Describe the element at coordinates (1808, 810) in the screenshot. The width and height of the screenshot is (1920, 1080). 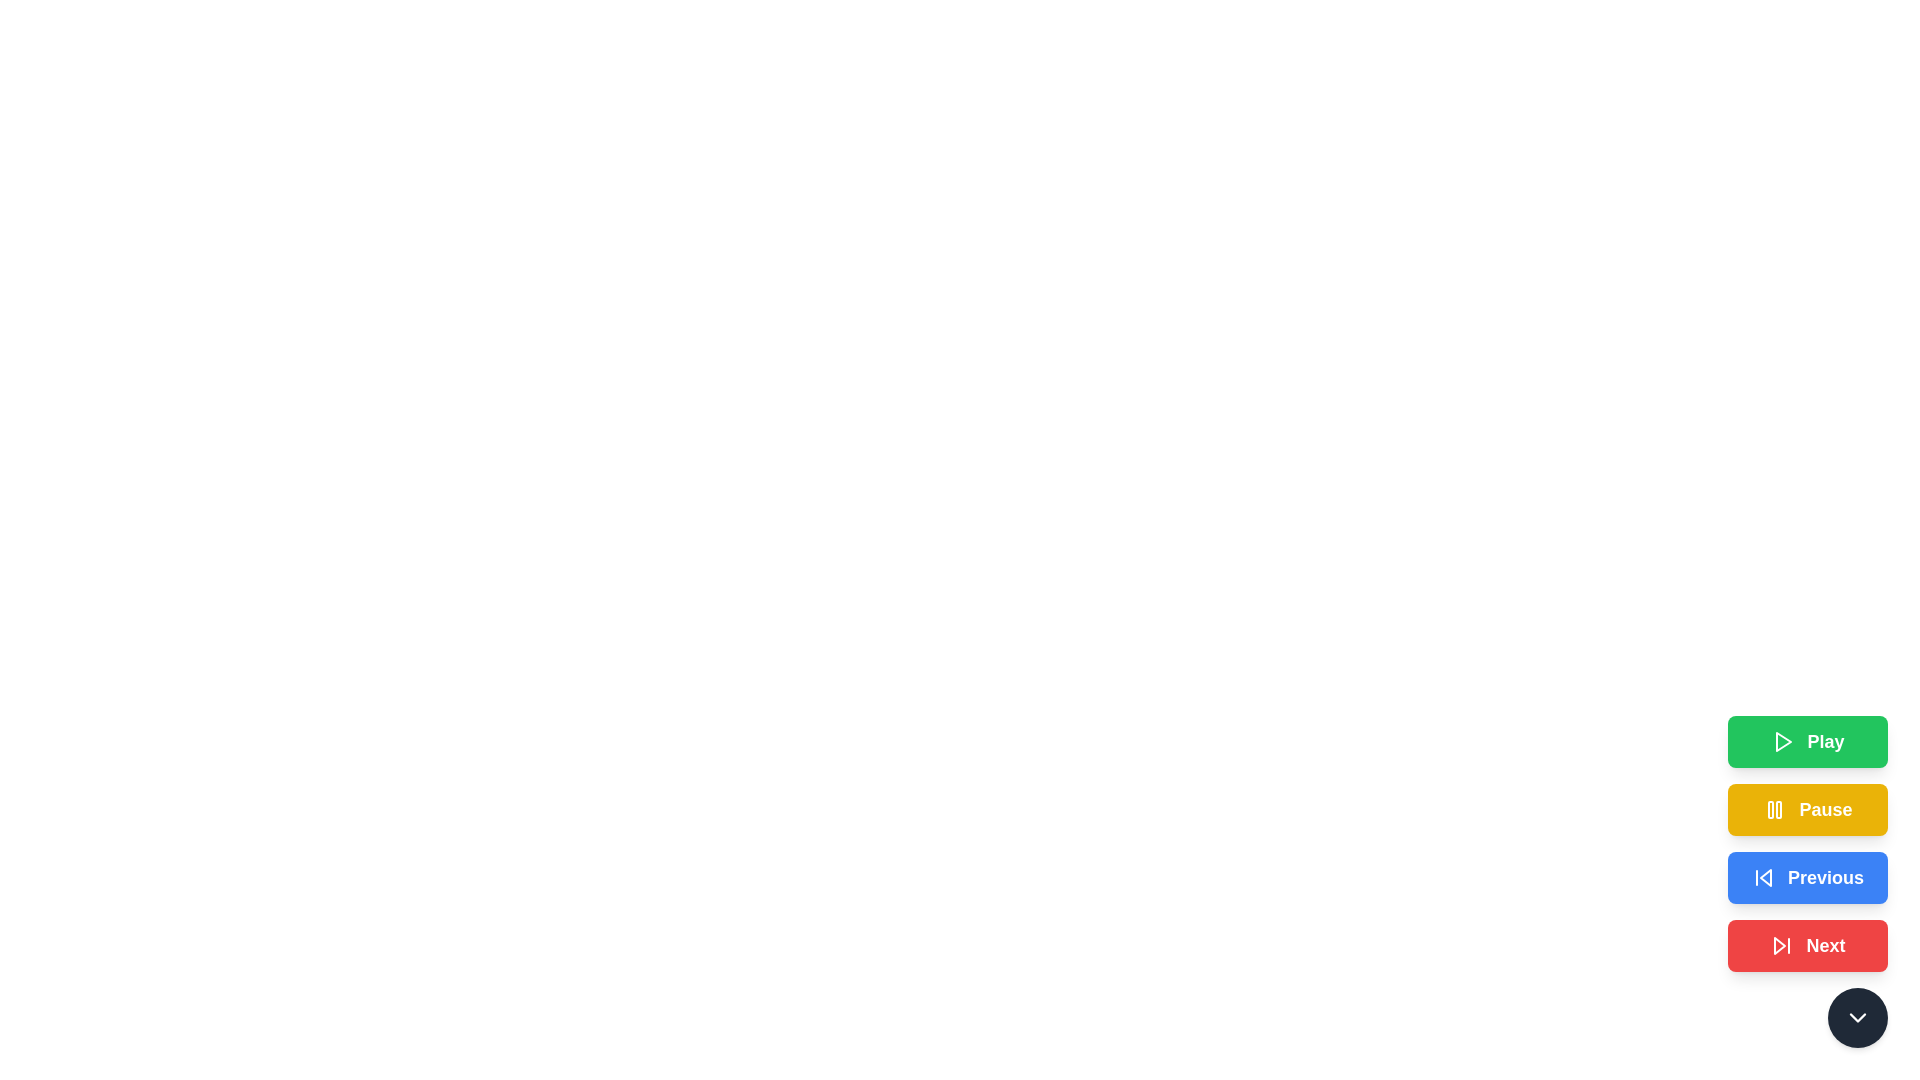
I see `the Pause button to perform the corresponding action` at that location.